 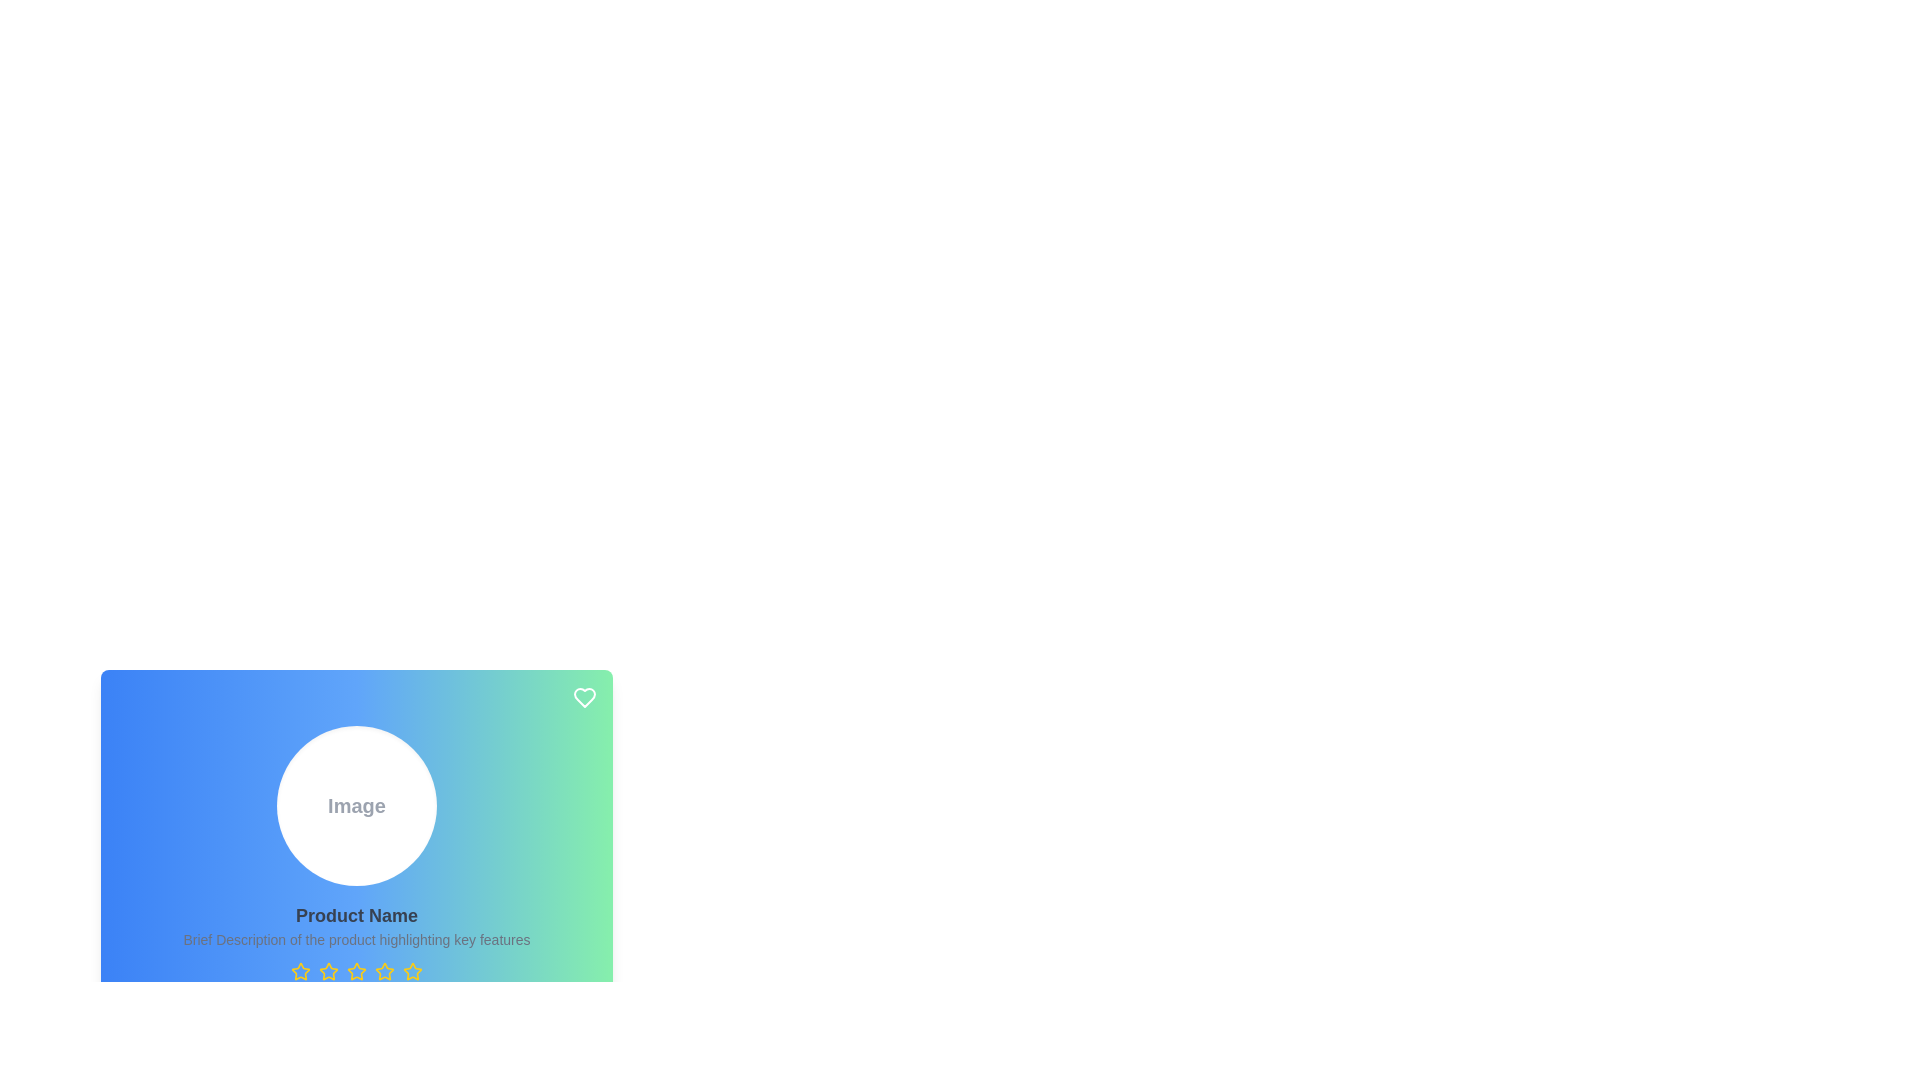 I want to click on the fifth yellow outlined star icon, so click(x=356, y=971).